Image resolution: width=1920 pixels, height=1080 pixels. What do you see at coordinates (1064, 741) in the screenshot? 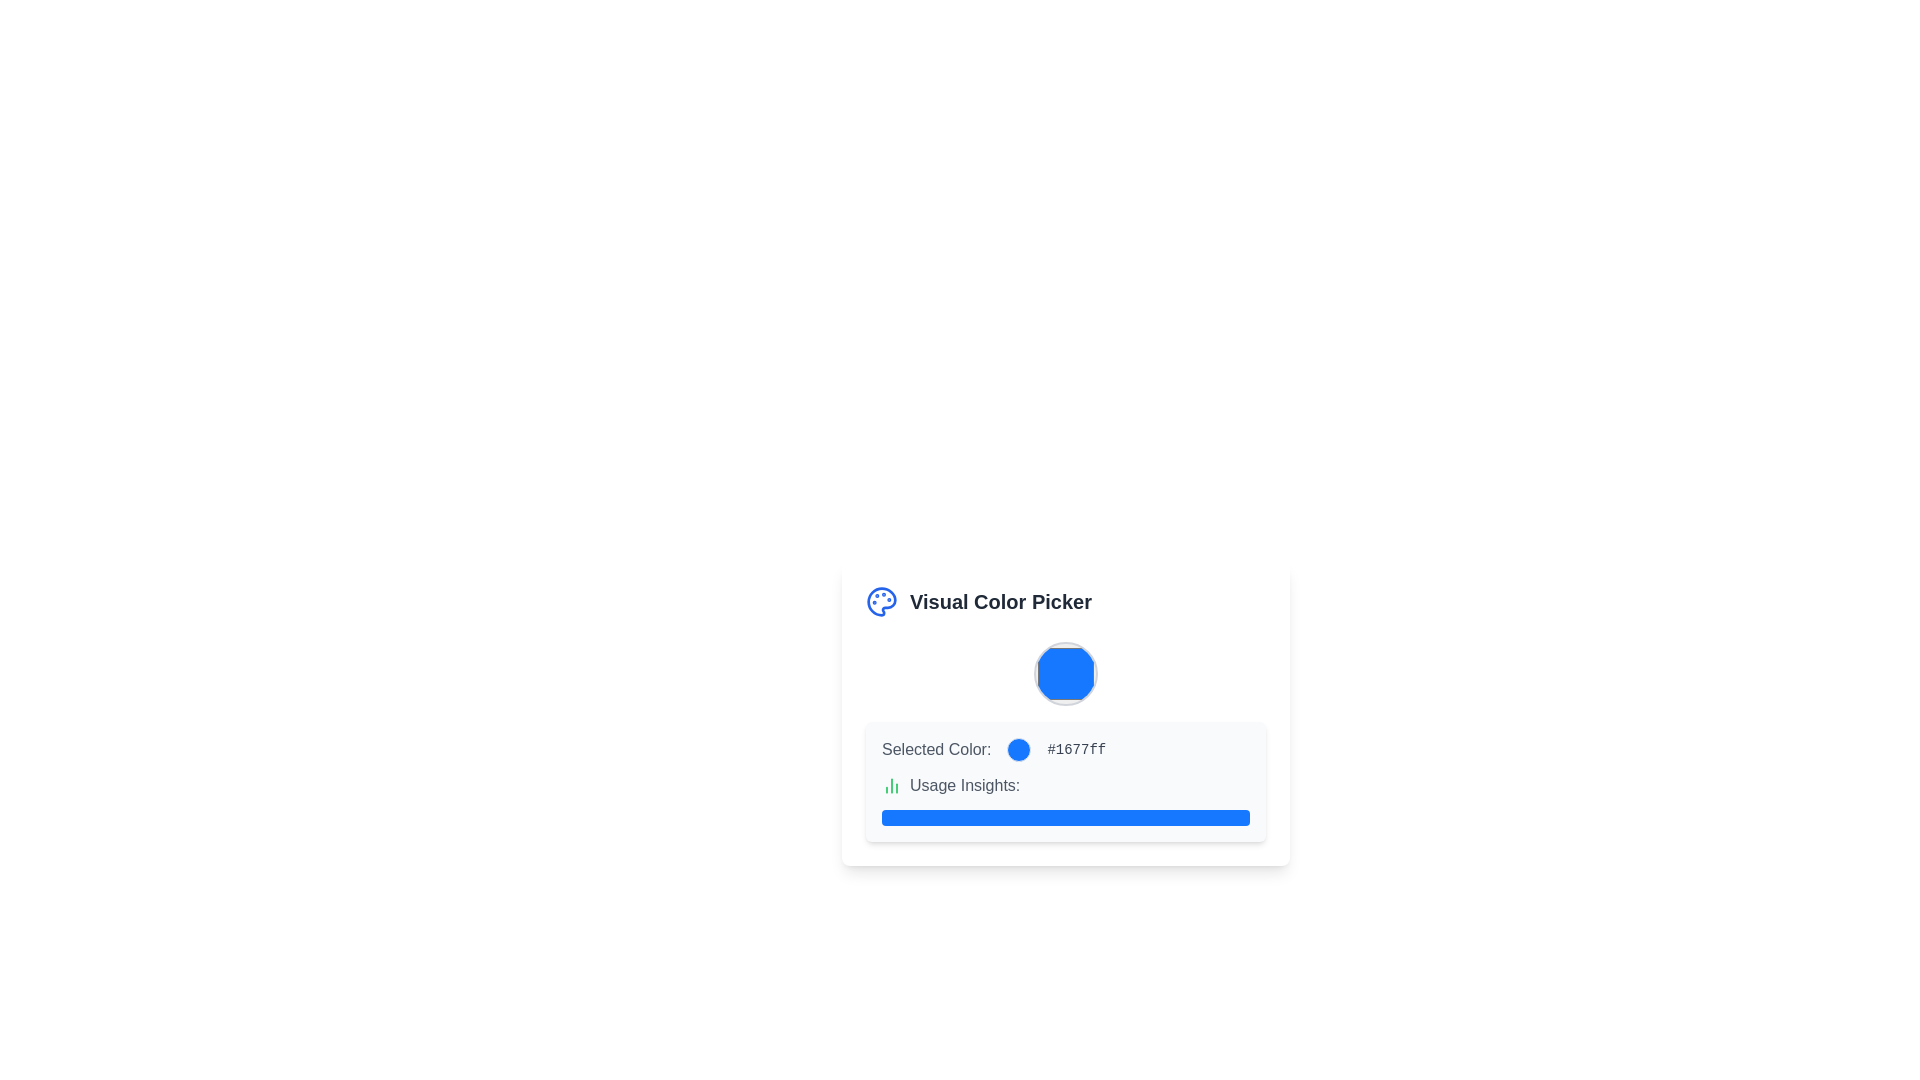
I see `the Informational display section that shows the currently selected color, located centrally within the Visual Color Picker card, below the title 'Visual Color Picker' and above 'Usage Insights'` at bounding box center [1064, 741].